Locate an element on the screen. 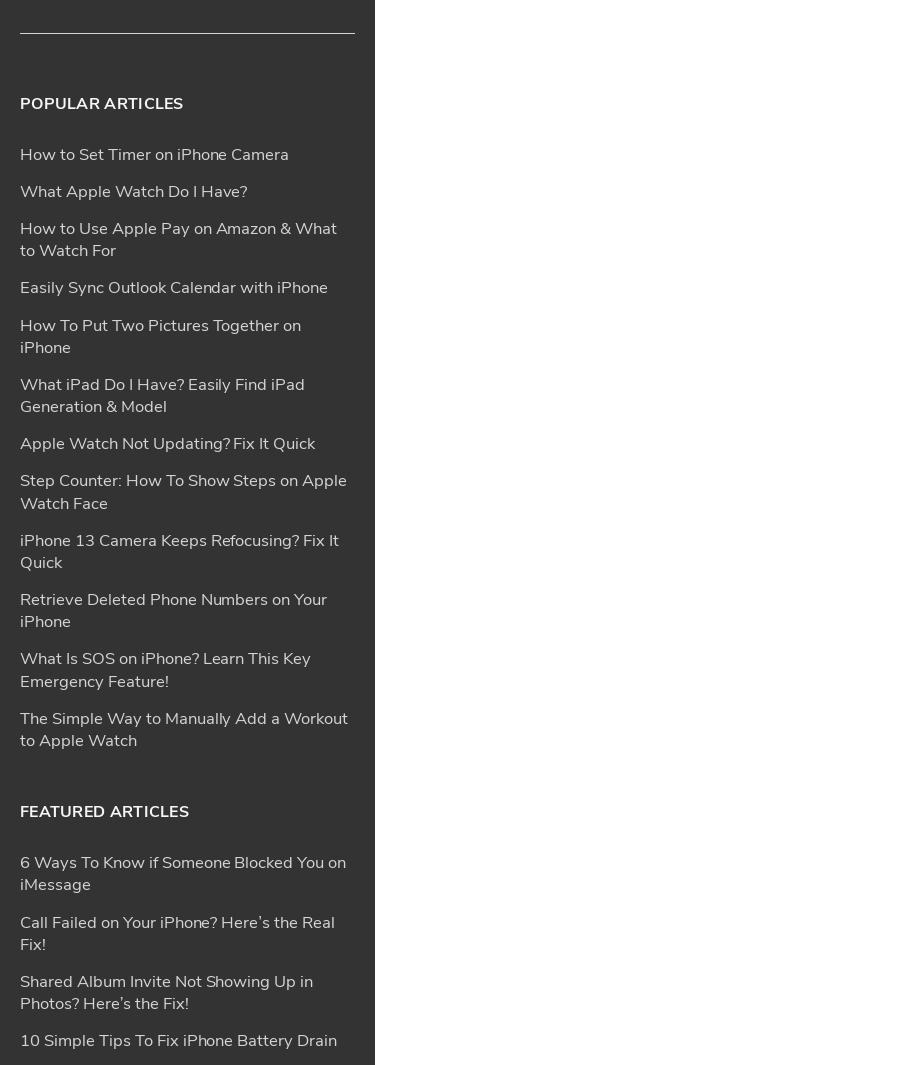  'App Store Missing on iPhone? How To Get It Back' is located at coordinates (183, 716).